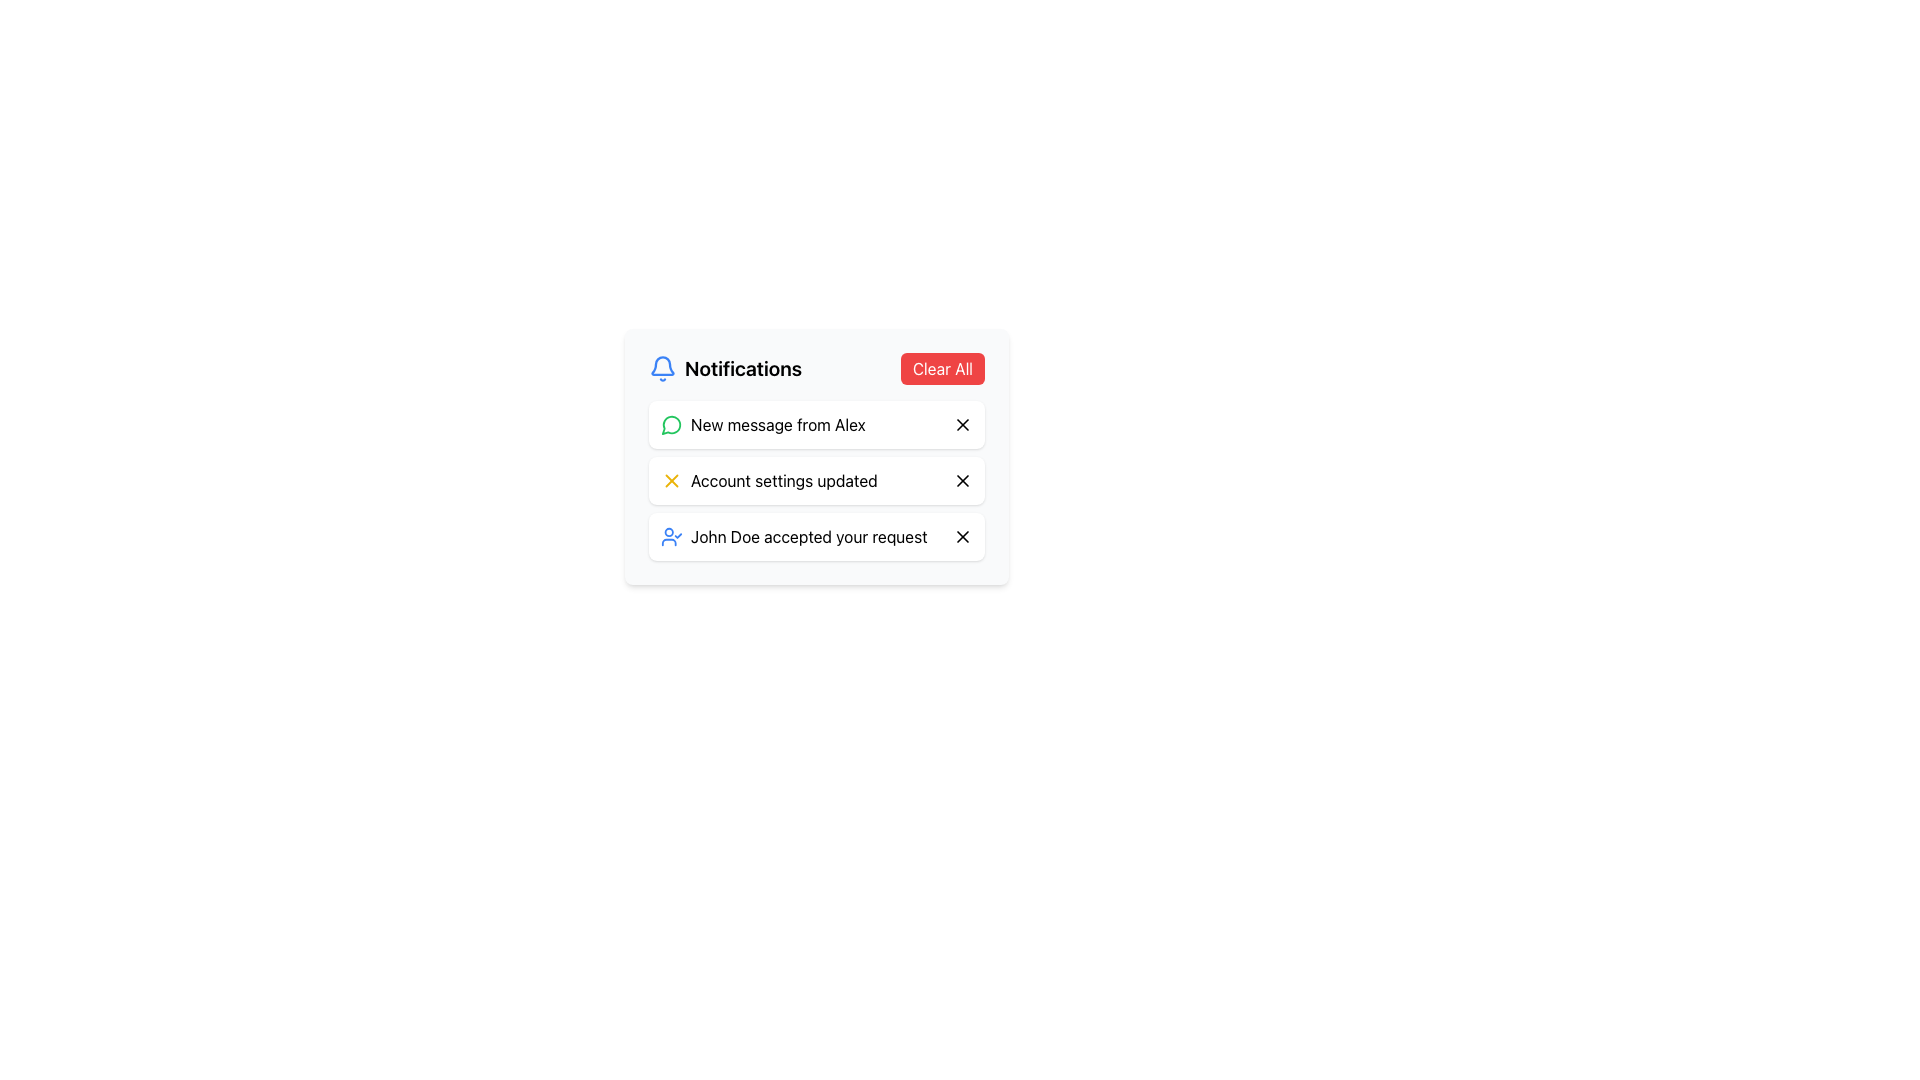  Describe the element at coordinates (742, 369) in the screenshot. I see `the Text Label that serves as the header for the notification panel, positioned centrally between the bell-shaped icon and the 'Clear All' button` at that location.